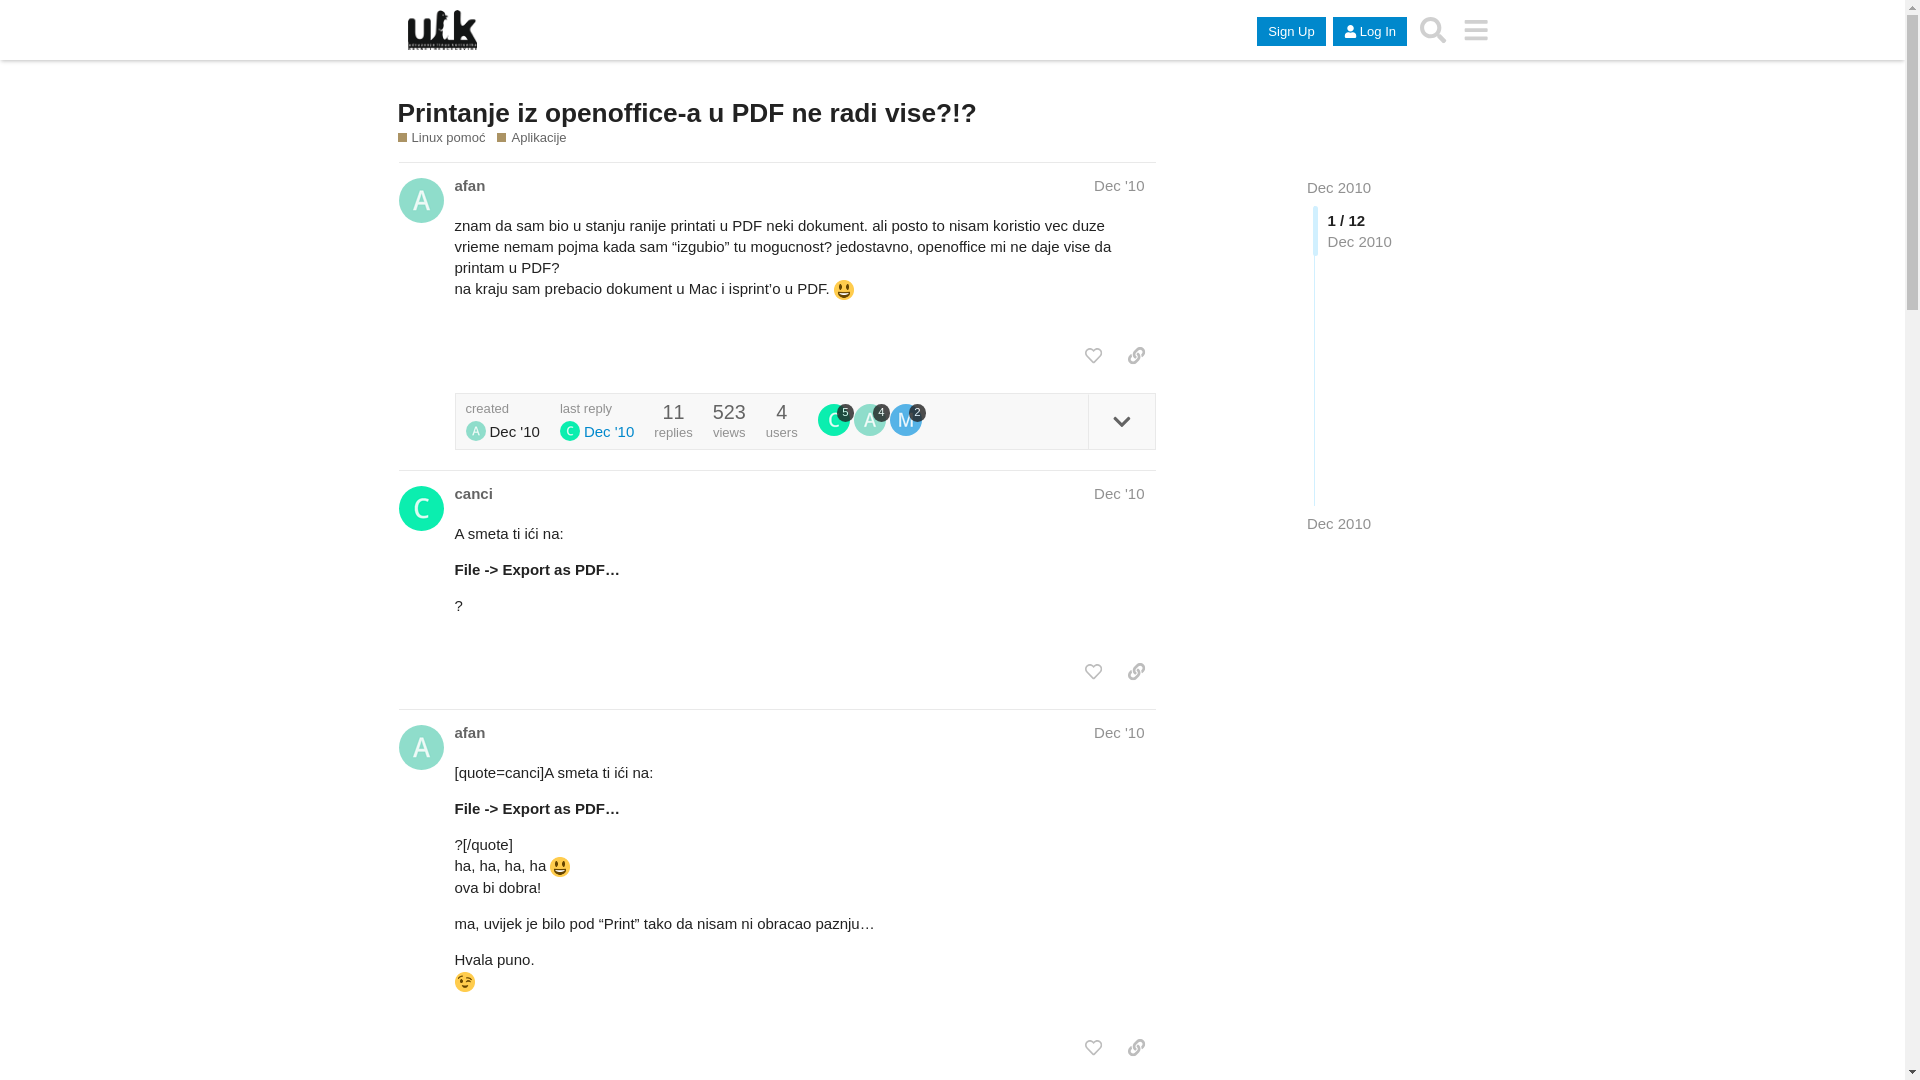  What do you see at coordinates (468, 185) in the screenshot?
I see `'afan'` at bounding box center [468, 185].